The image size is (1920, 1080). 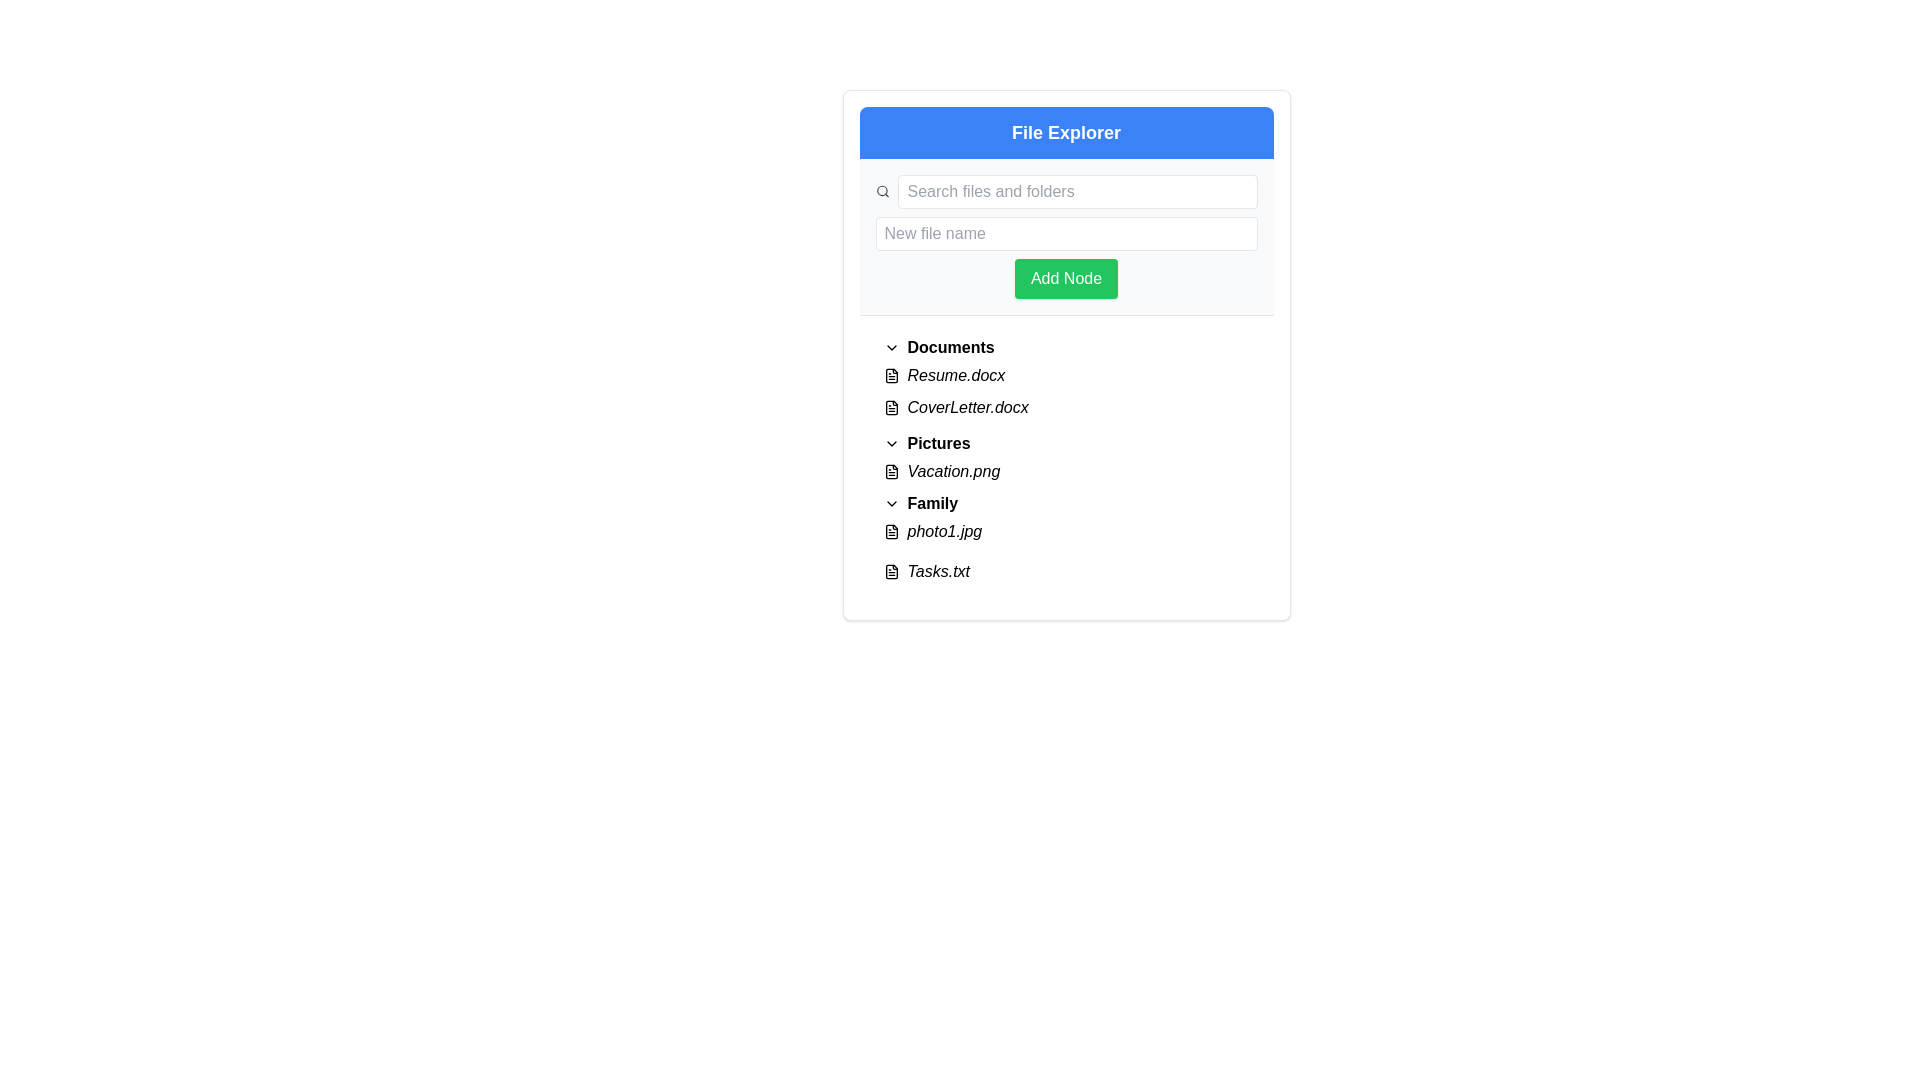 What do you see at coordinates (1065, 407) in the screenshot?
I see `the file entry labeled 'CoverLetter.docx' in the Documents folder` at bounding box center [1065, 407].